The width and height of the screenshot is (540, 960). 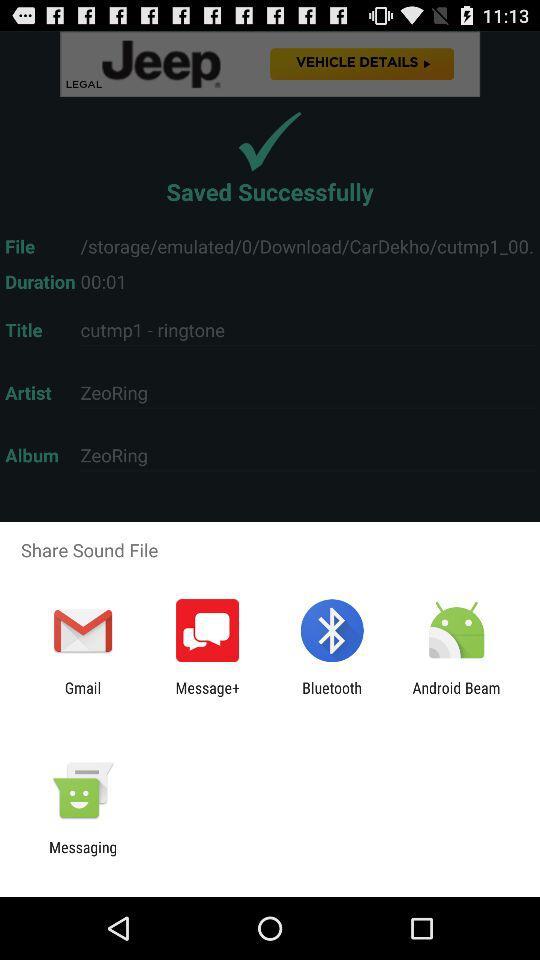 I want to click on the bluetooth icon, so click(x=332, y=696).